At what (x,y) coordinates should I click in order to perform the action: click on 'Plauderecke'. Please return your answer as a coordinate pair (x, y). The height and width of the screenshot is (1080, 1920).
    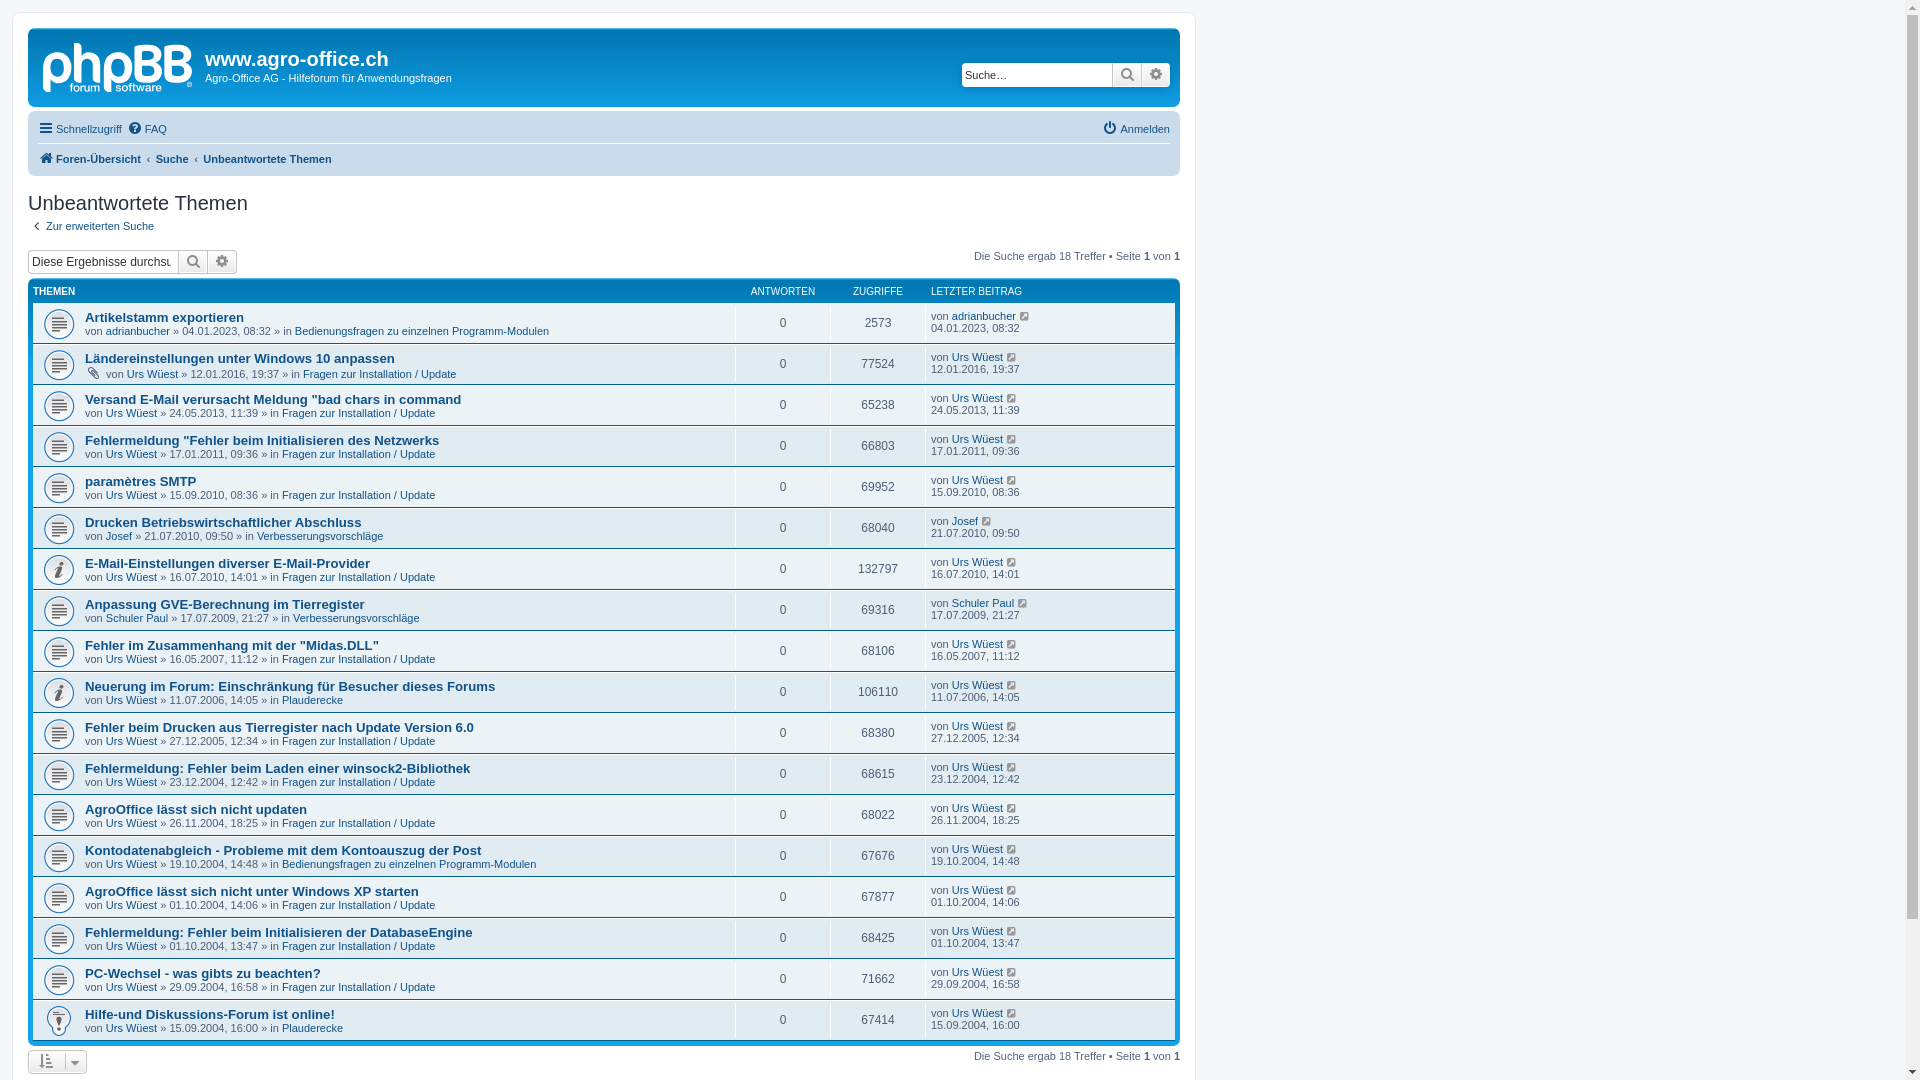
    Looking at the image, I should click on (311, 1028).